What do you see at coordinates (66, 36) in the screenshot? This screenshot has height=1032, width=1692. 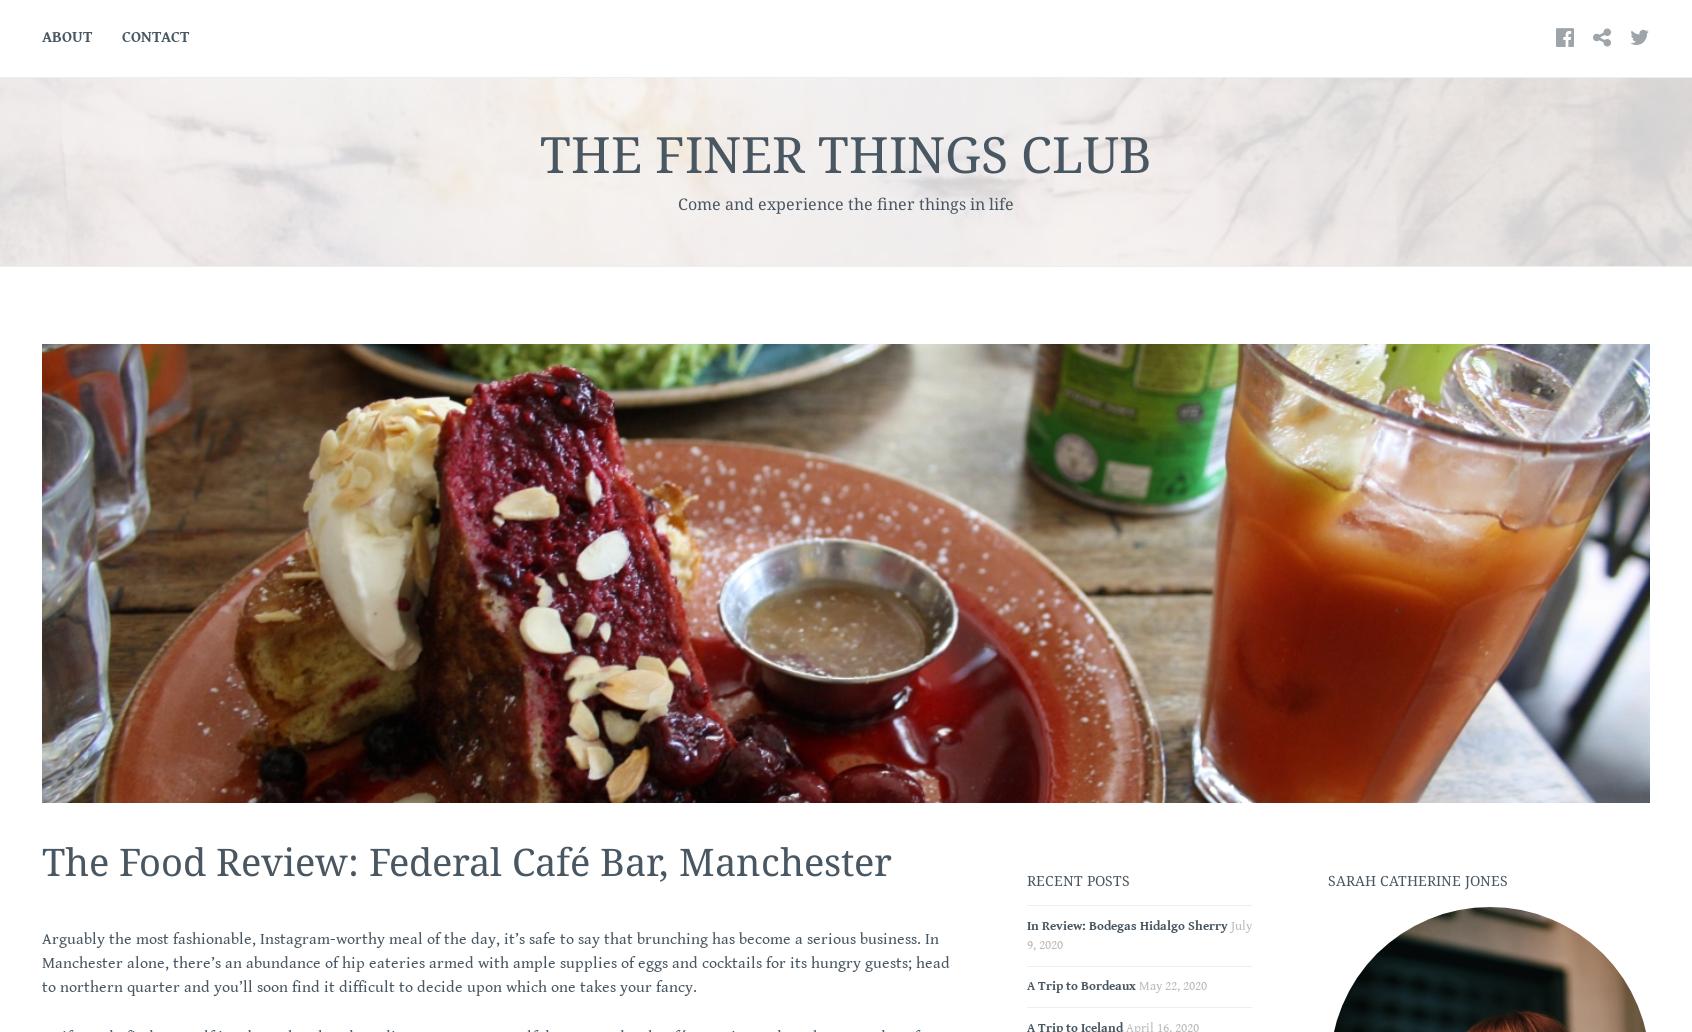 I see `'About'` at bounding box center [66, 36].